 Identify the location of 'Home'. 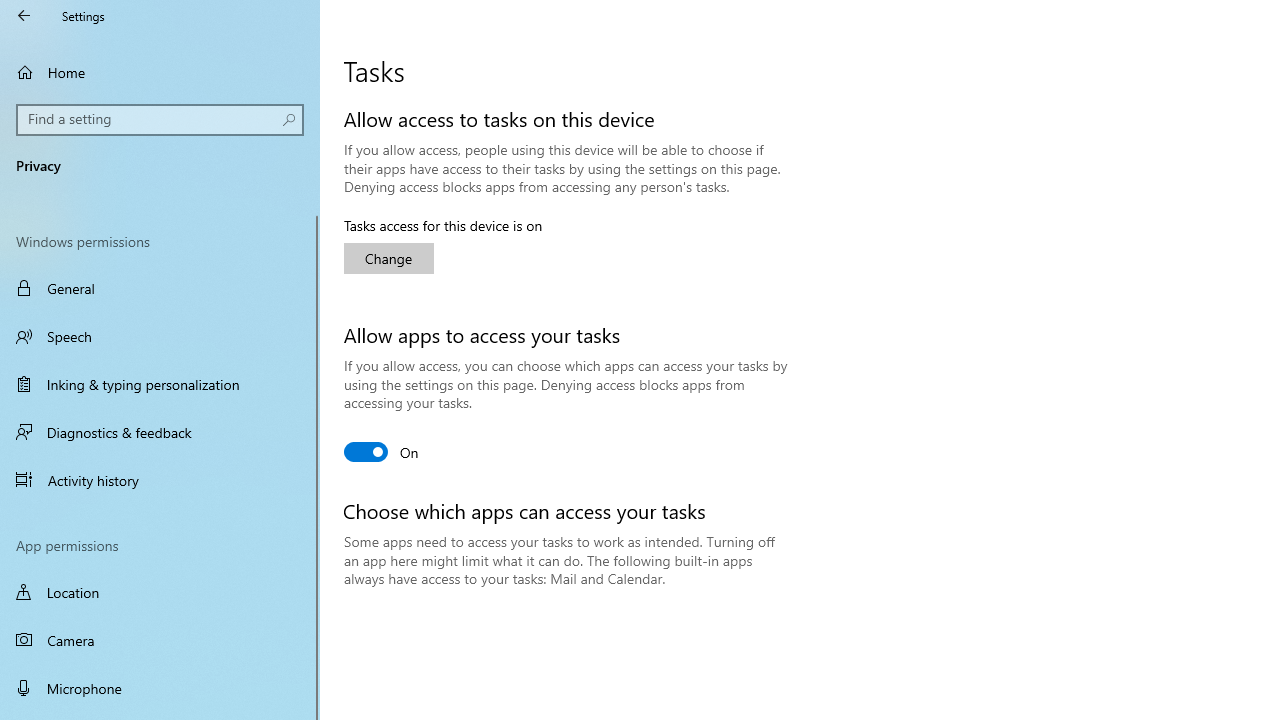
(160, 71).